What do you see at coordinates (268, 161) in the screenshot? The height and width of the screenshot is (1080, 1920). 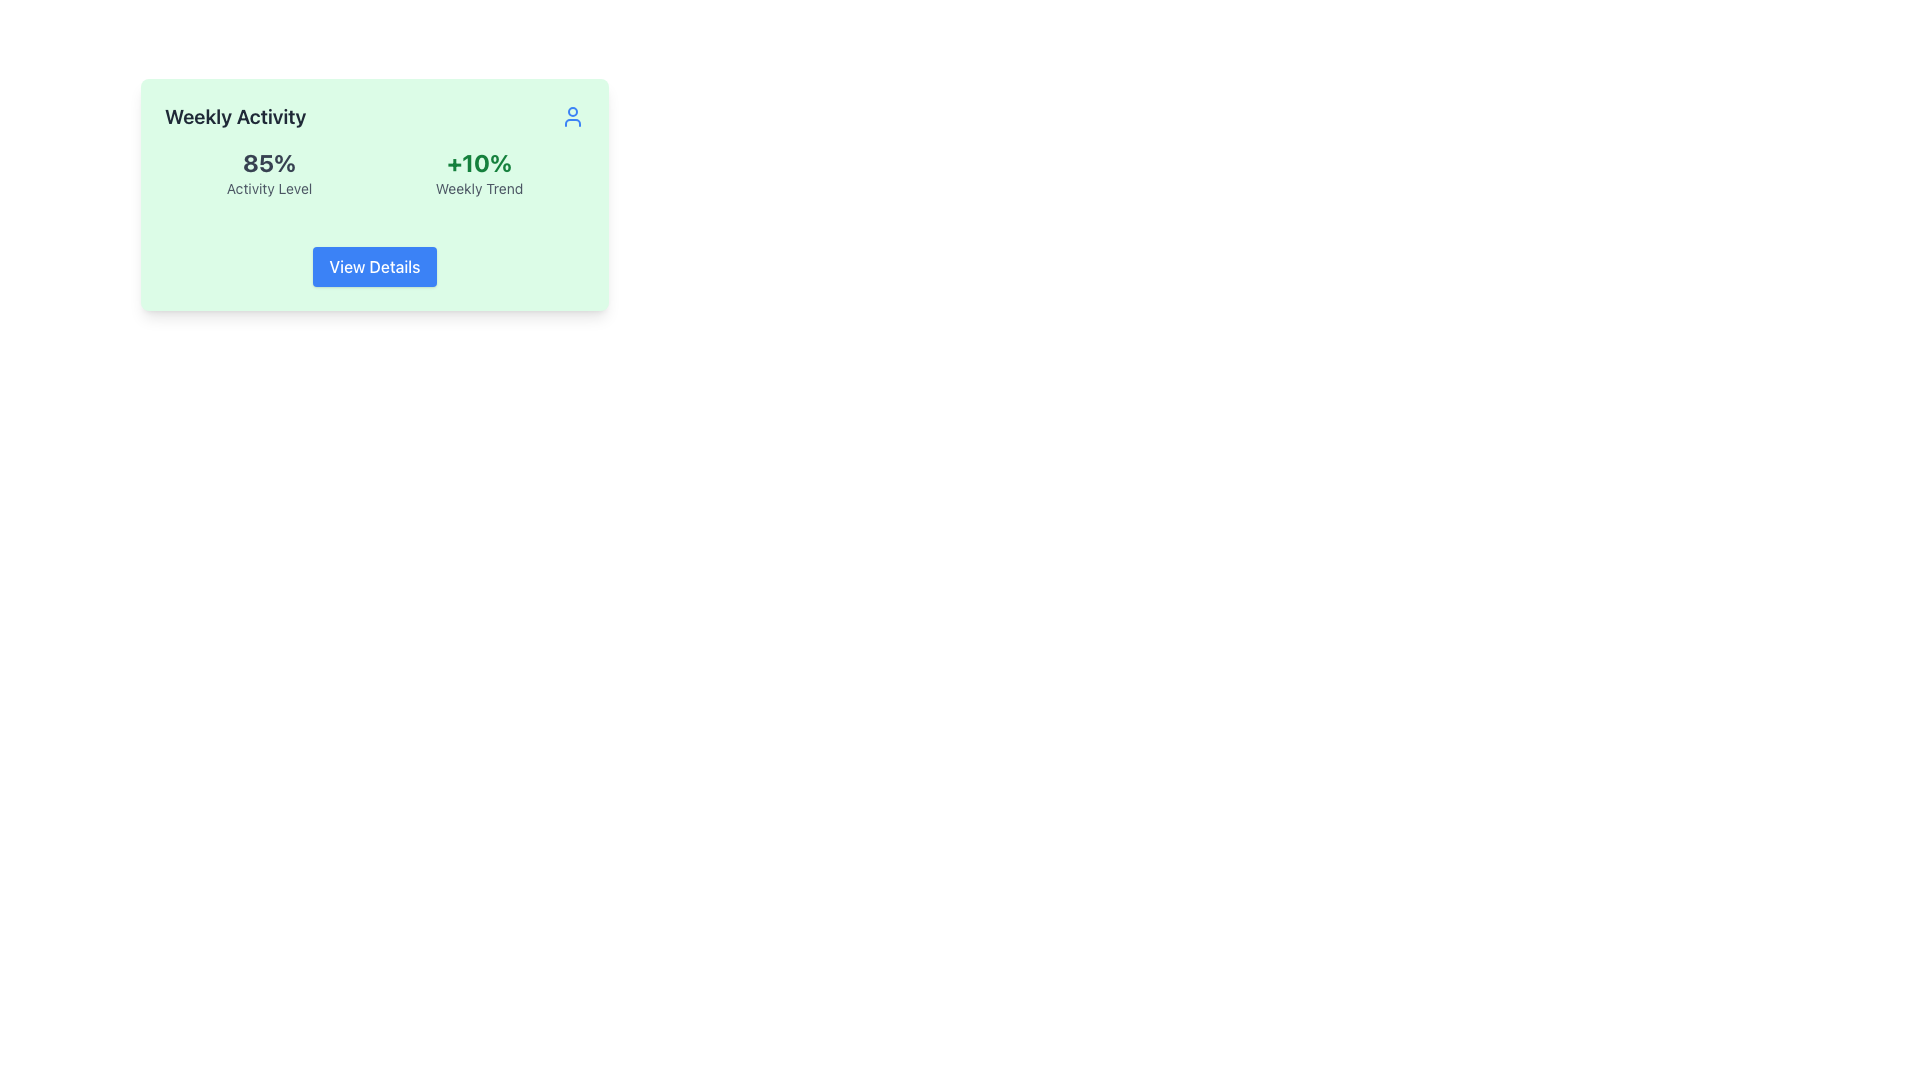 I see `the large, bold text label displaying '85%' in dark gray, which is located at the top-left of the card section above 'Activity Level'` at bounding box center [268, 161].